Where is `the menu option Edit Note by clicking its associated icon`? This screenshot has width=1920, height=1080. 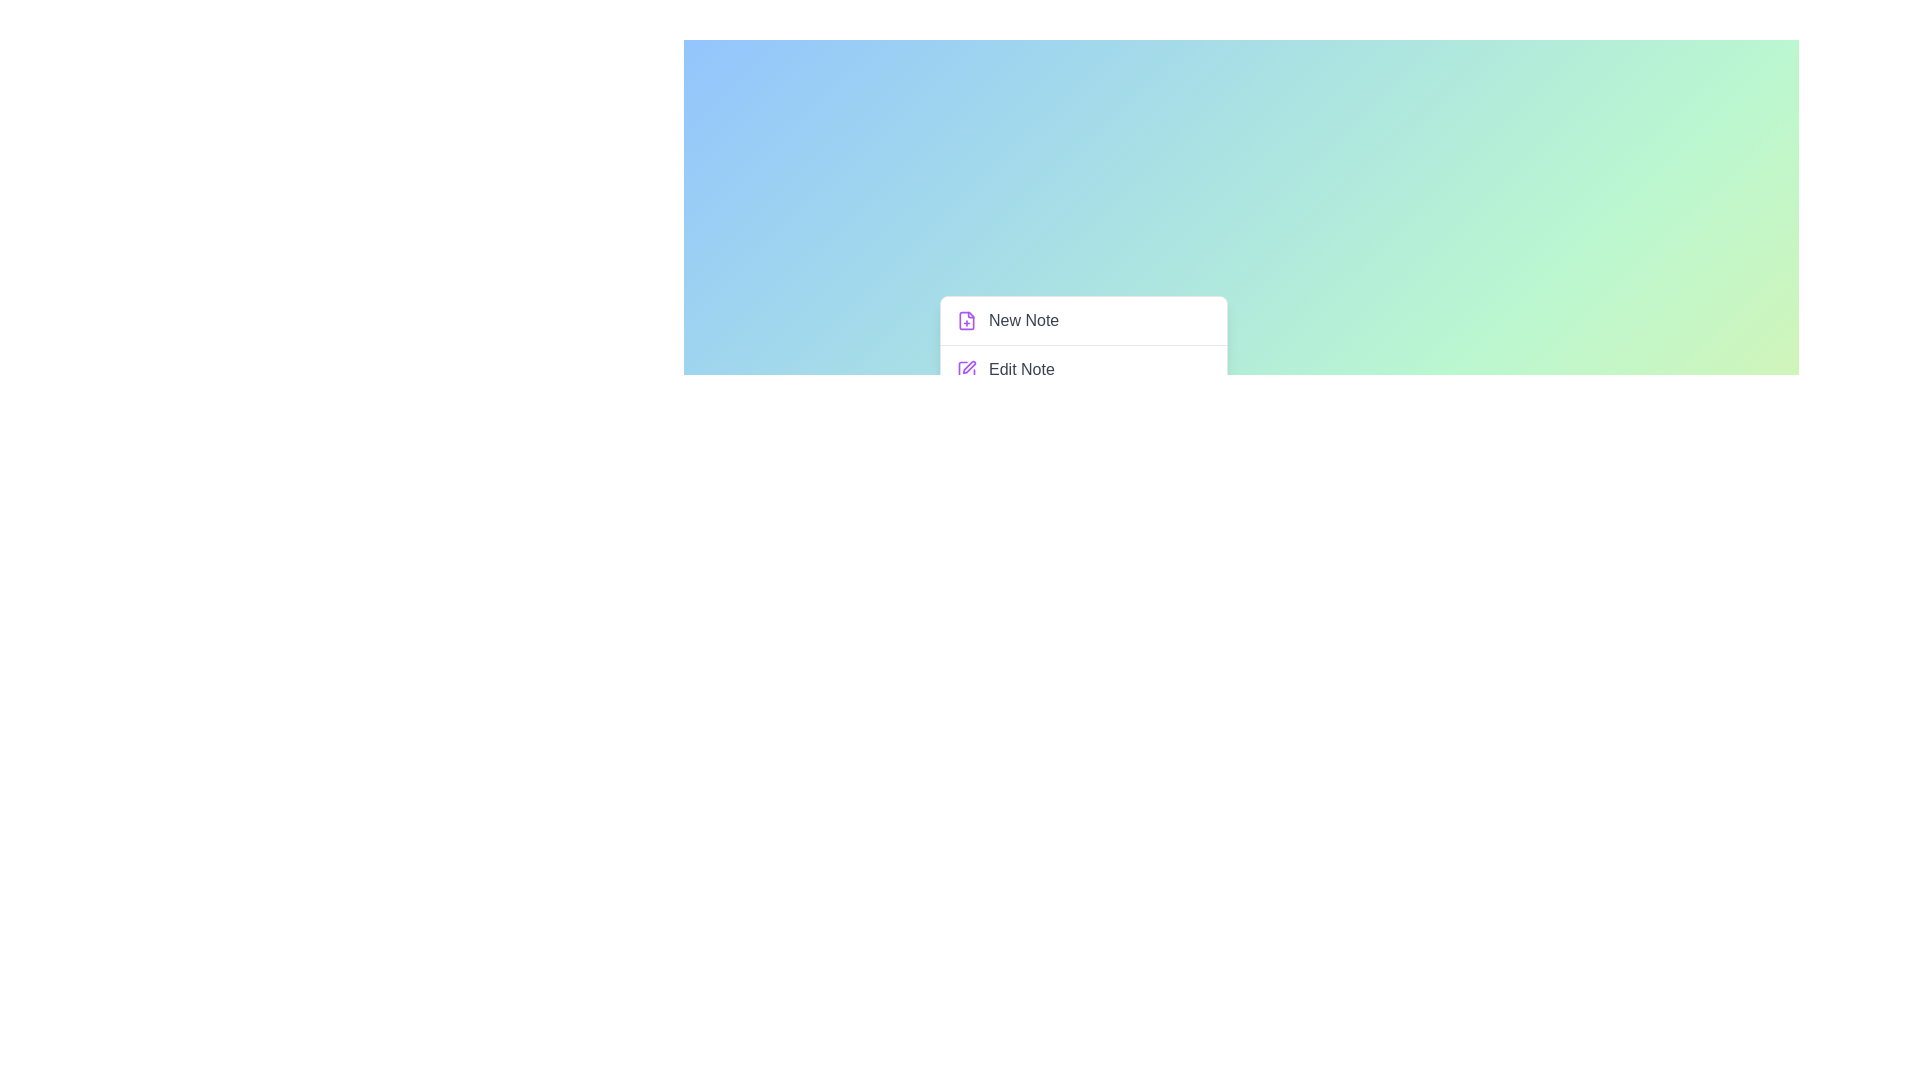
the menu option Edit Note by clicking its associated icon is located at coordinates (966, 370).